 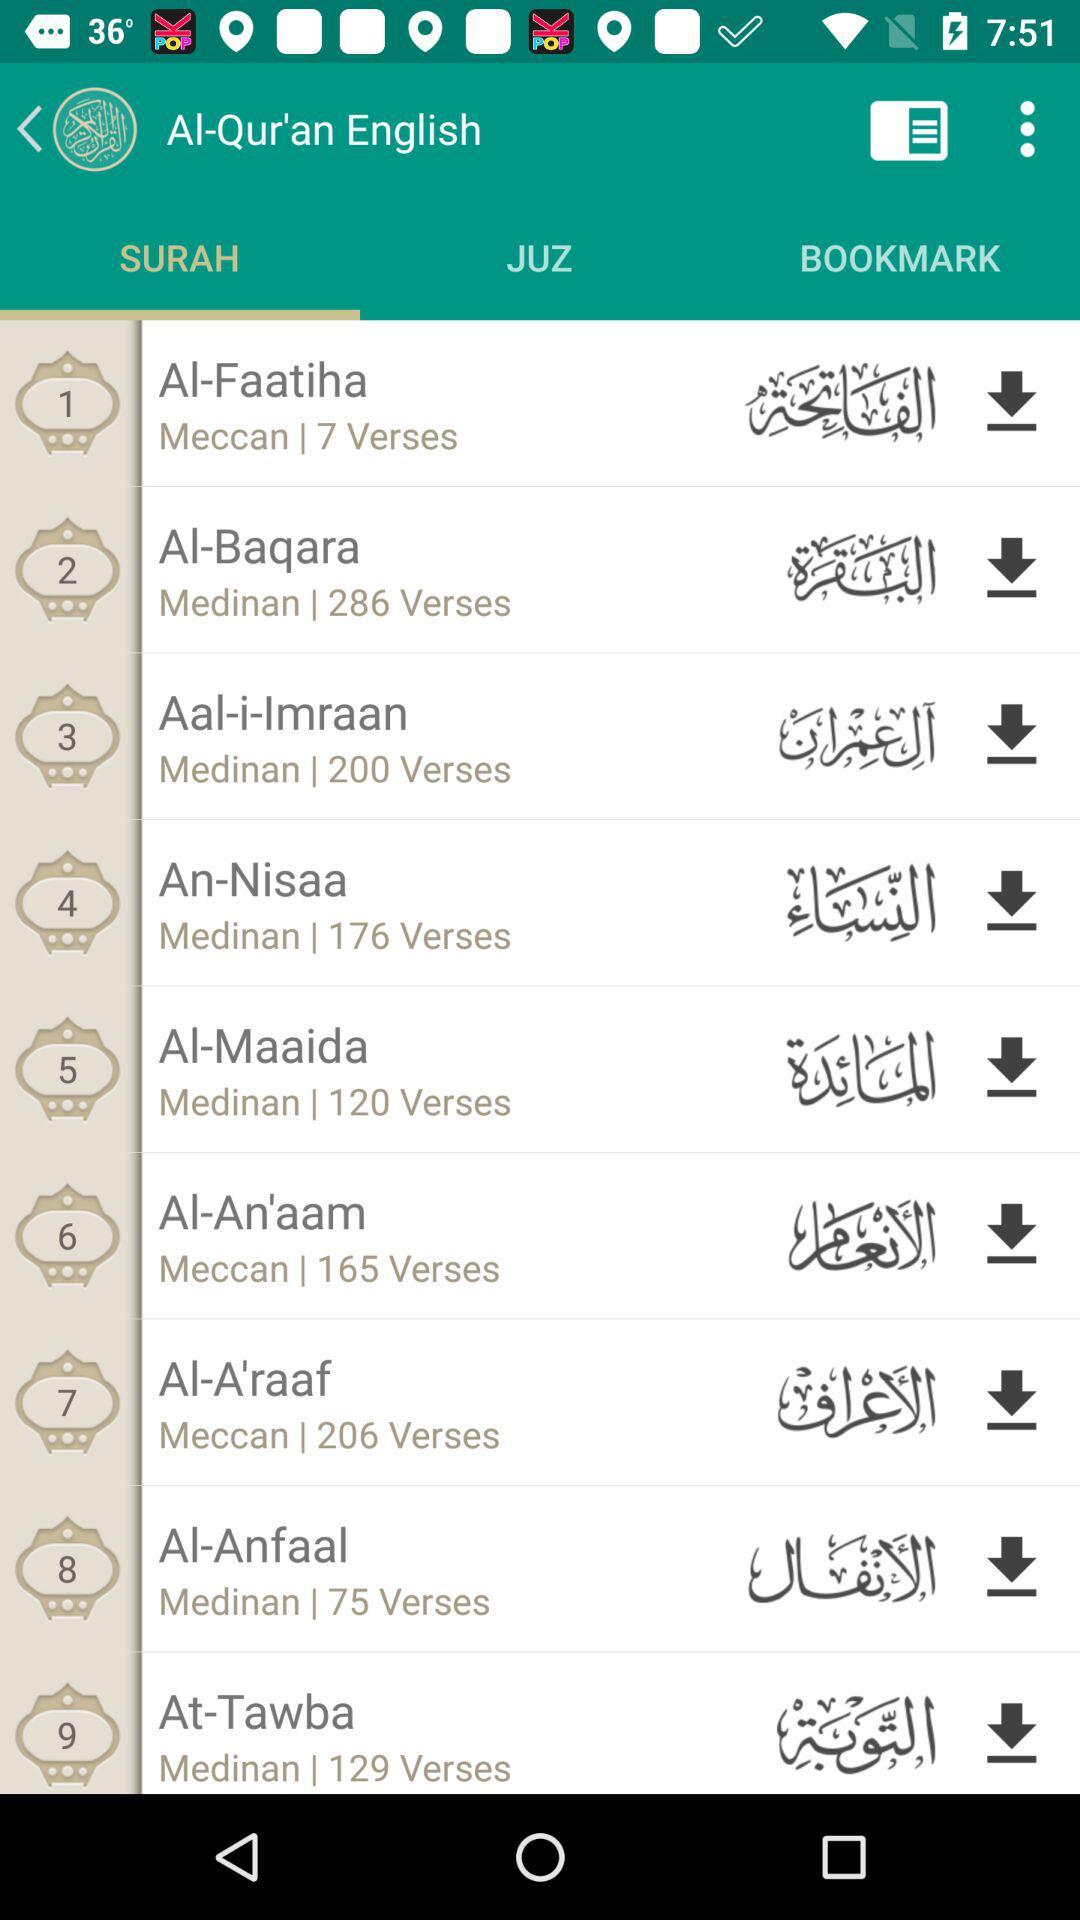 What do you see at coordinates (1011, 901) in the screenshot?
I see `down load` at bounding box center [1011, 901].